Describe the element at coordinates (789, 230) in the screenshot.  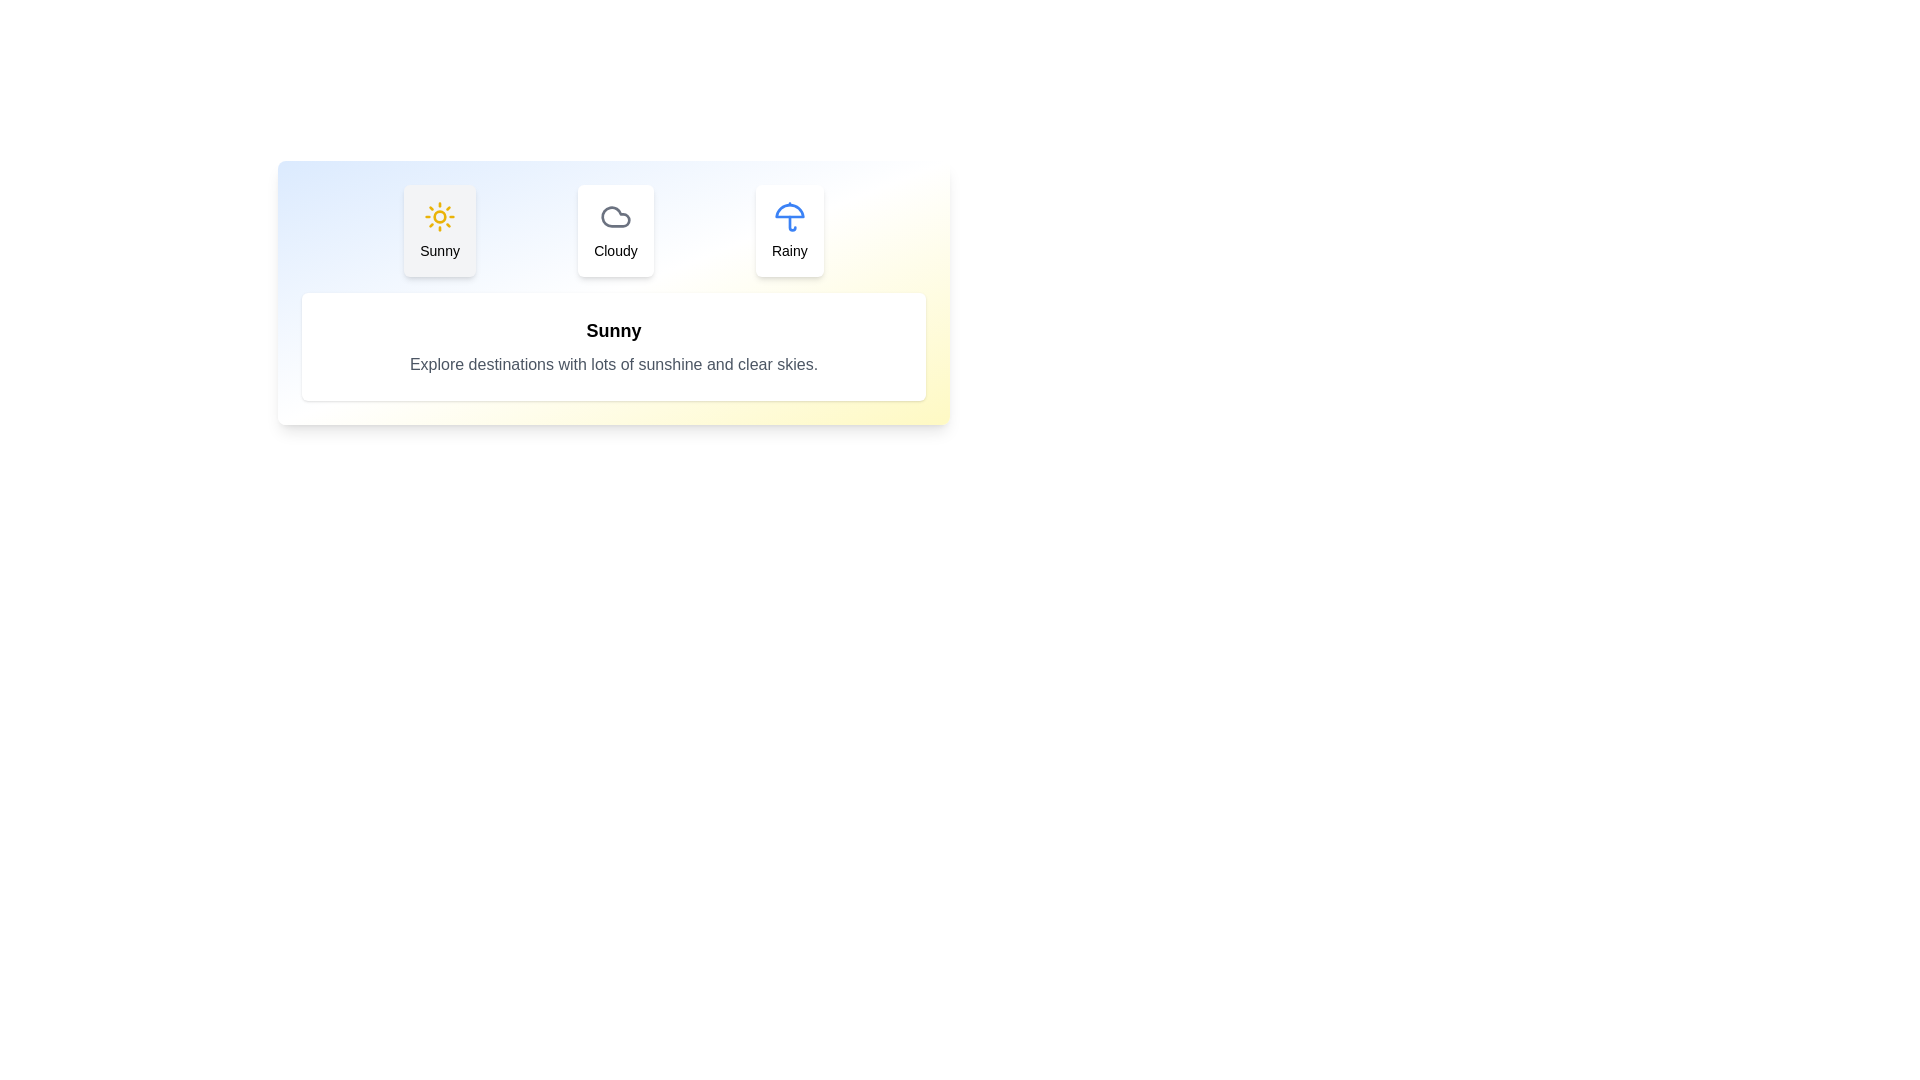
I see `the weather category icon Rainy` at that location.